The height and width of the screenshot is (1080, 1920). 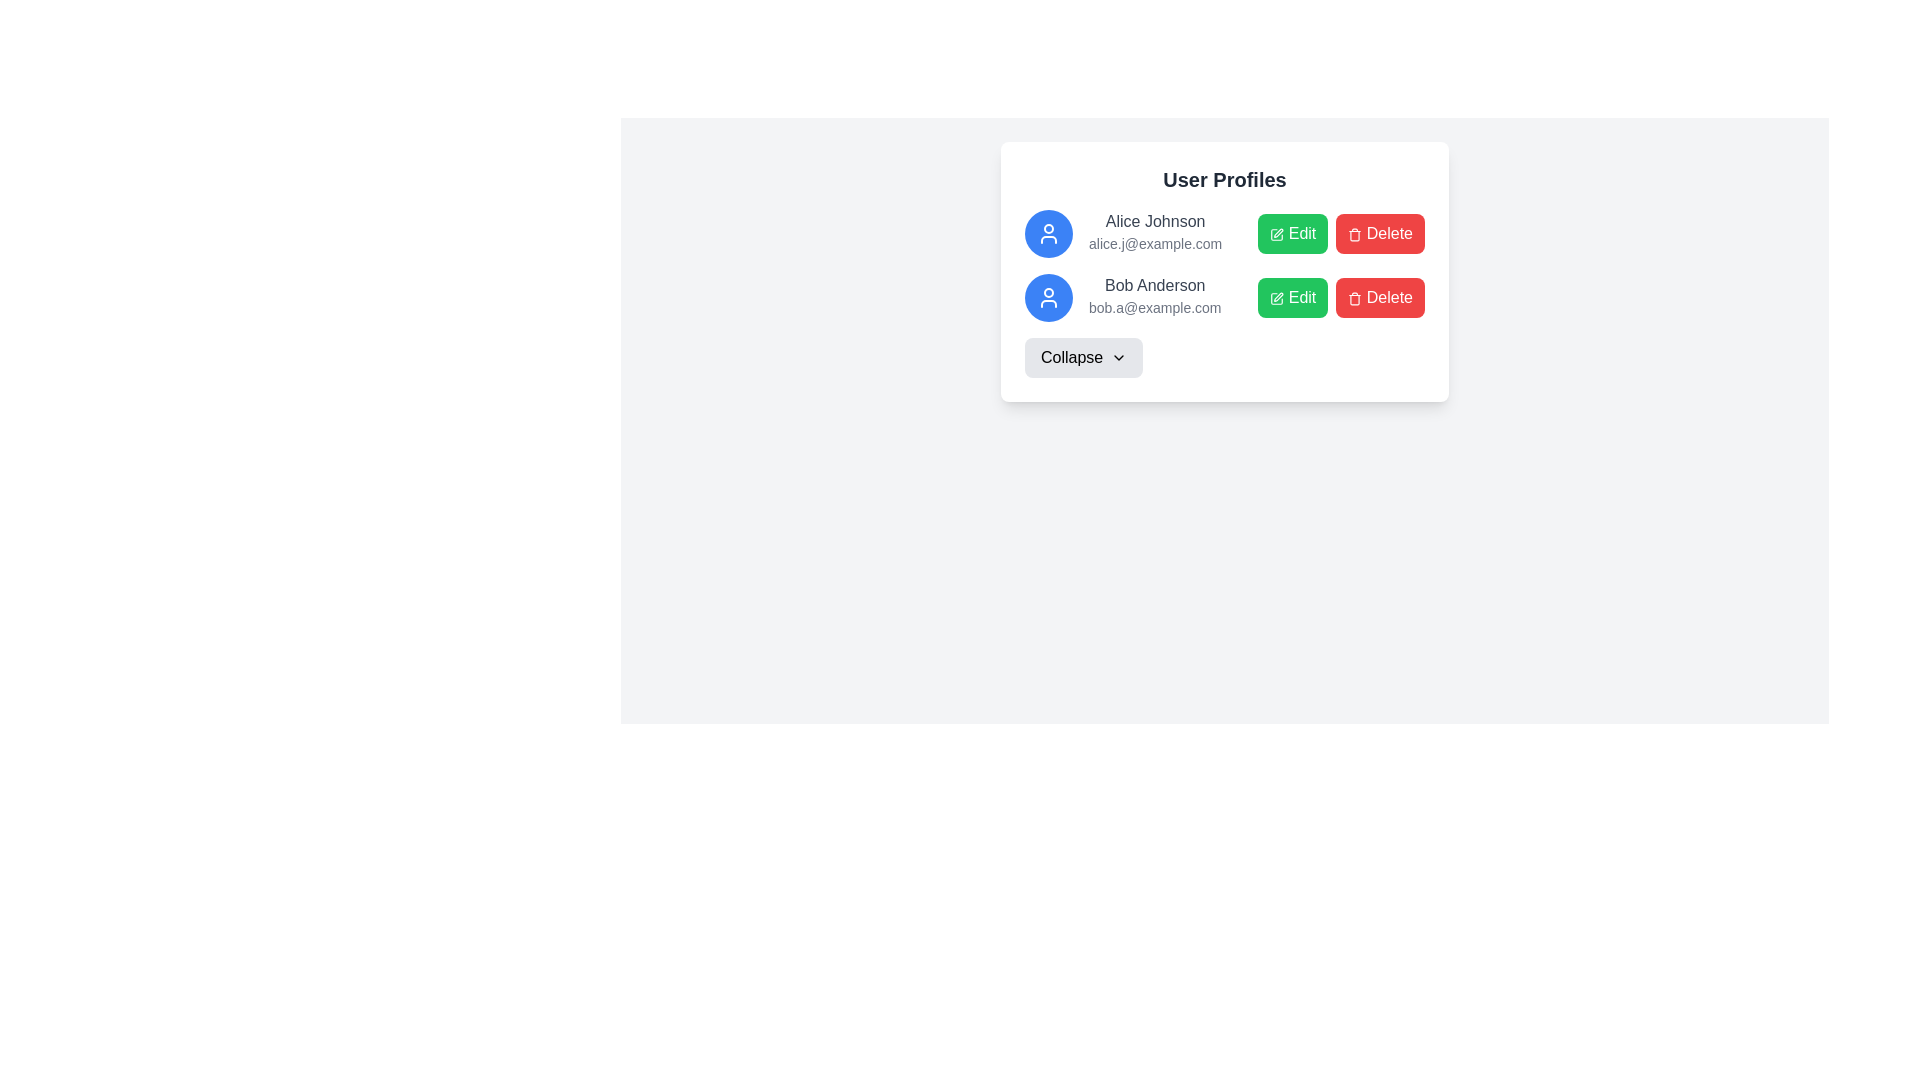 What do you see at coordinates (1276, 298) in the screenshot?
I see `the 'Edit' icon, which is a small pen icon within a green button, to potentially reveal a tooltip` at bounding box center [1276, 298].